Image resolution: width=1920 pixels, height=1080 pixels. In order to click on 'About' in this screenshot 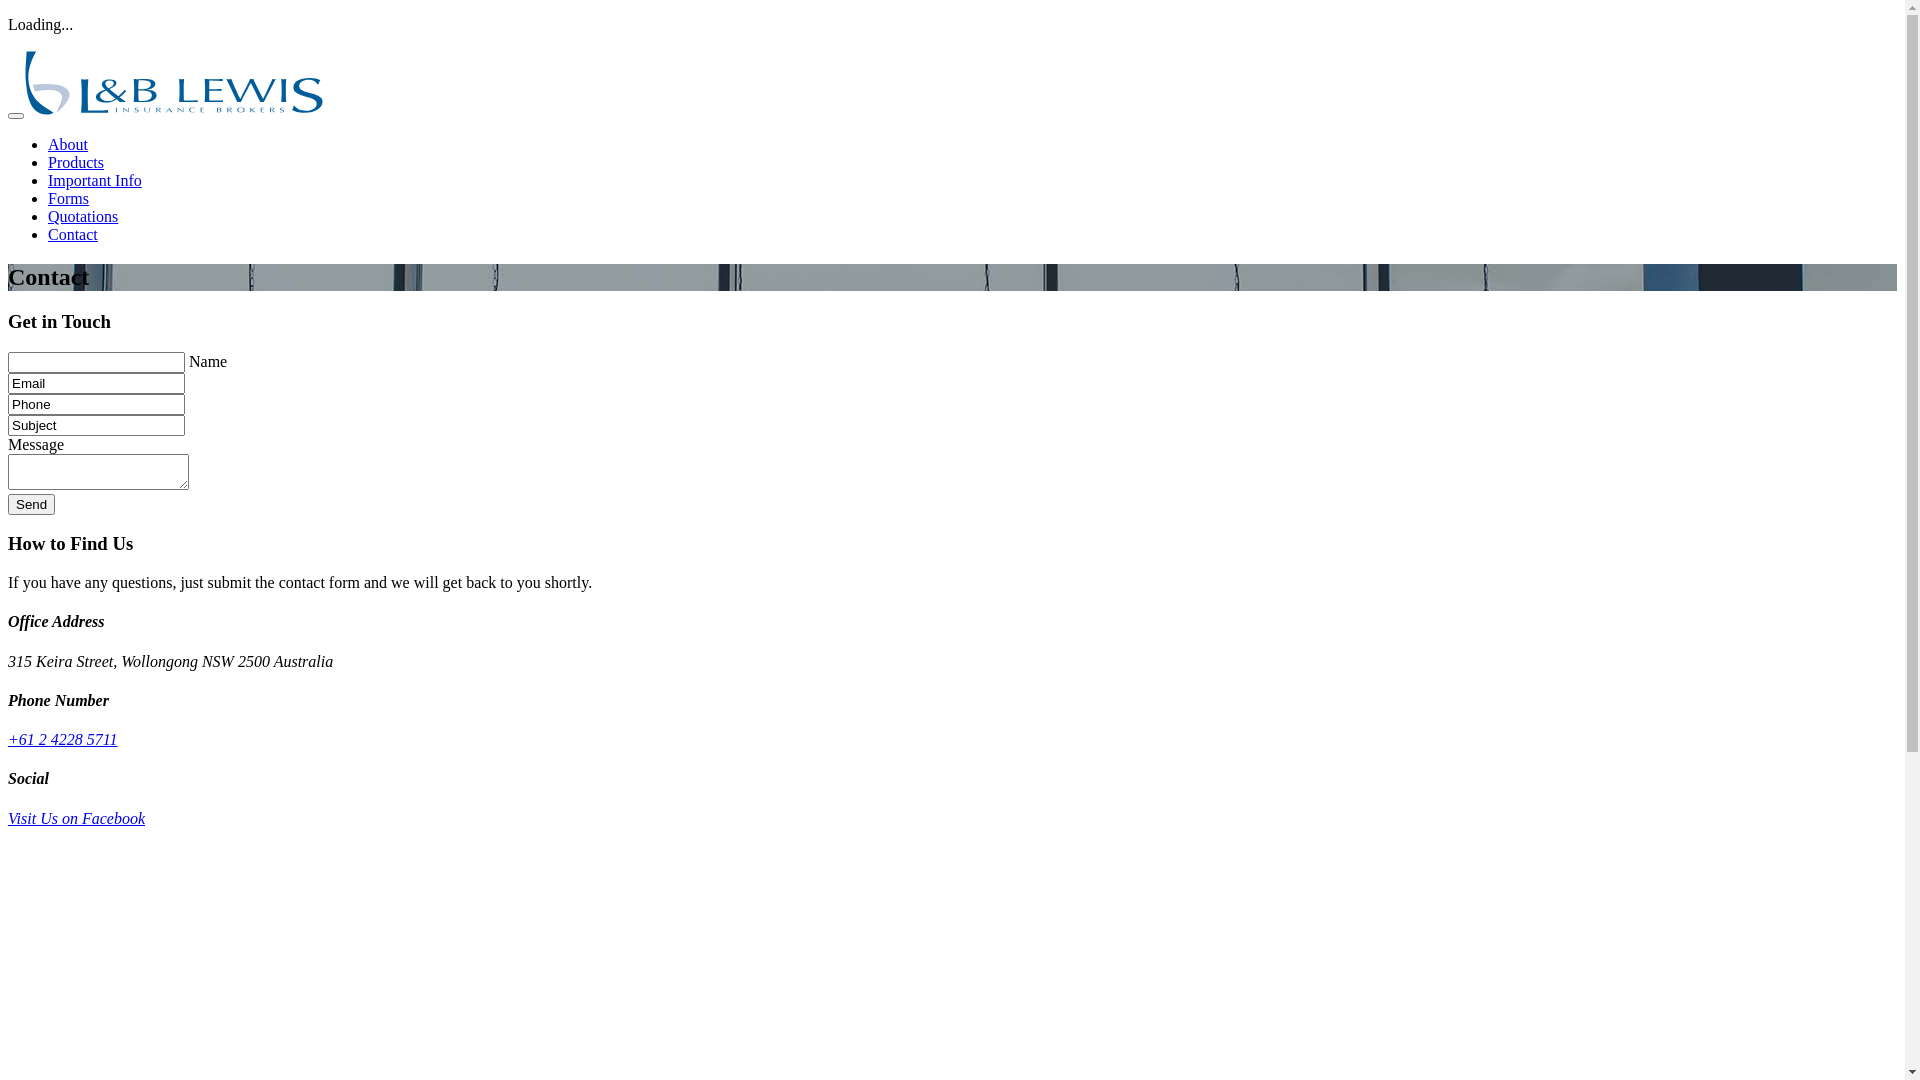, I will do `click(67, 143)`.